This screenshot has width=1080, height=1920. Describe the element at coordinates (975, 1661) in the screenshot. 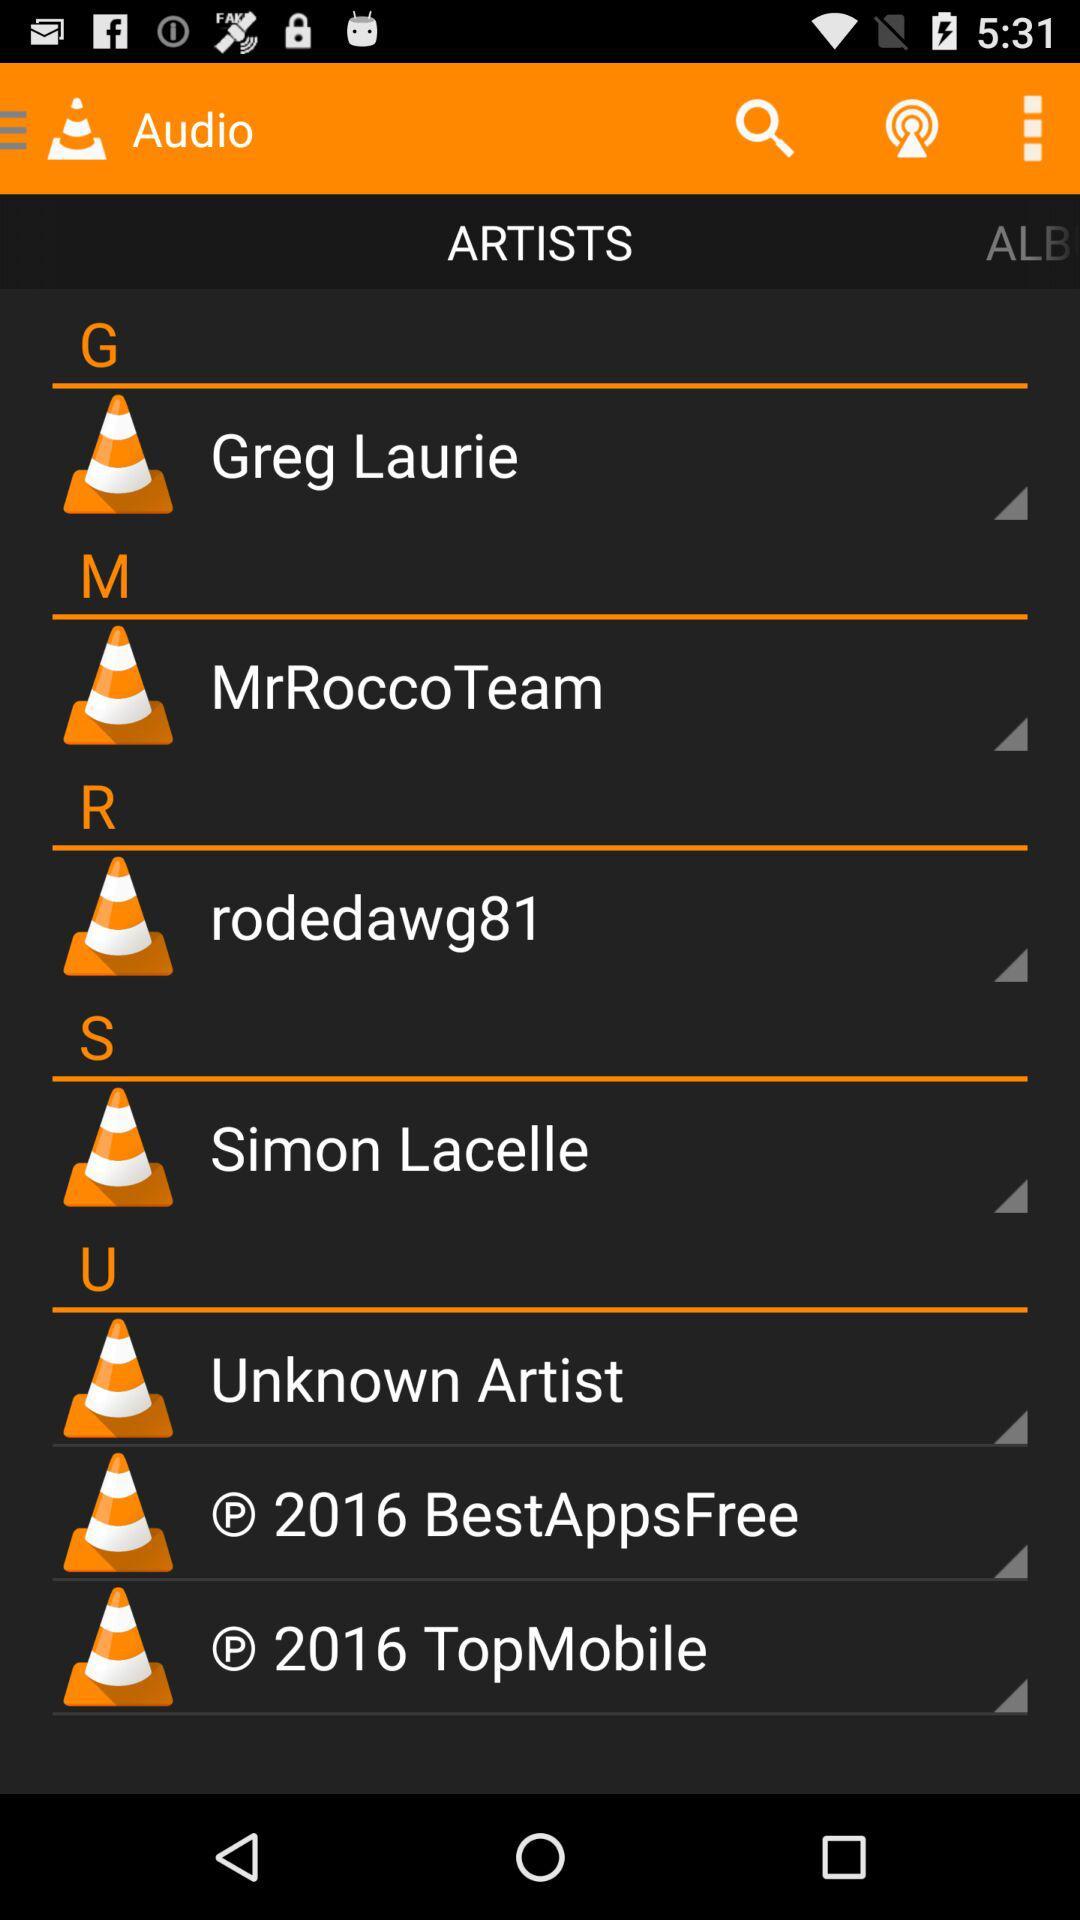

I see `see more info` at that location.